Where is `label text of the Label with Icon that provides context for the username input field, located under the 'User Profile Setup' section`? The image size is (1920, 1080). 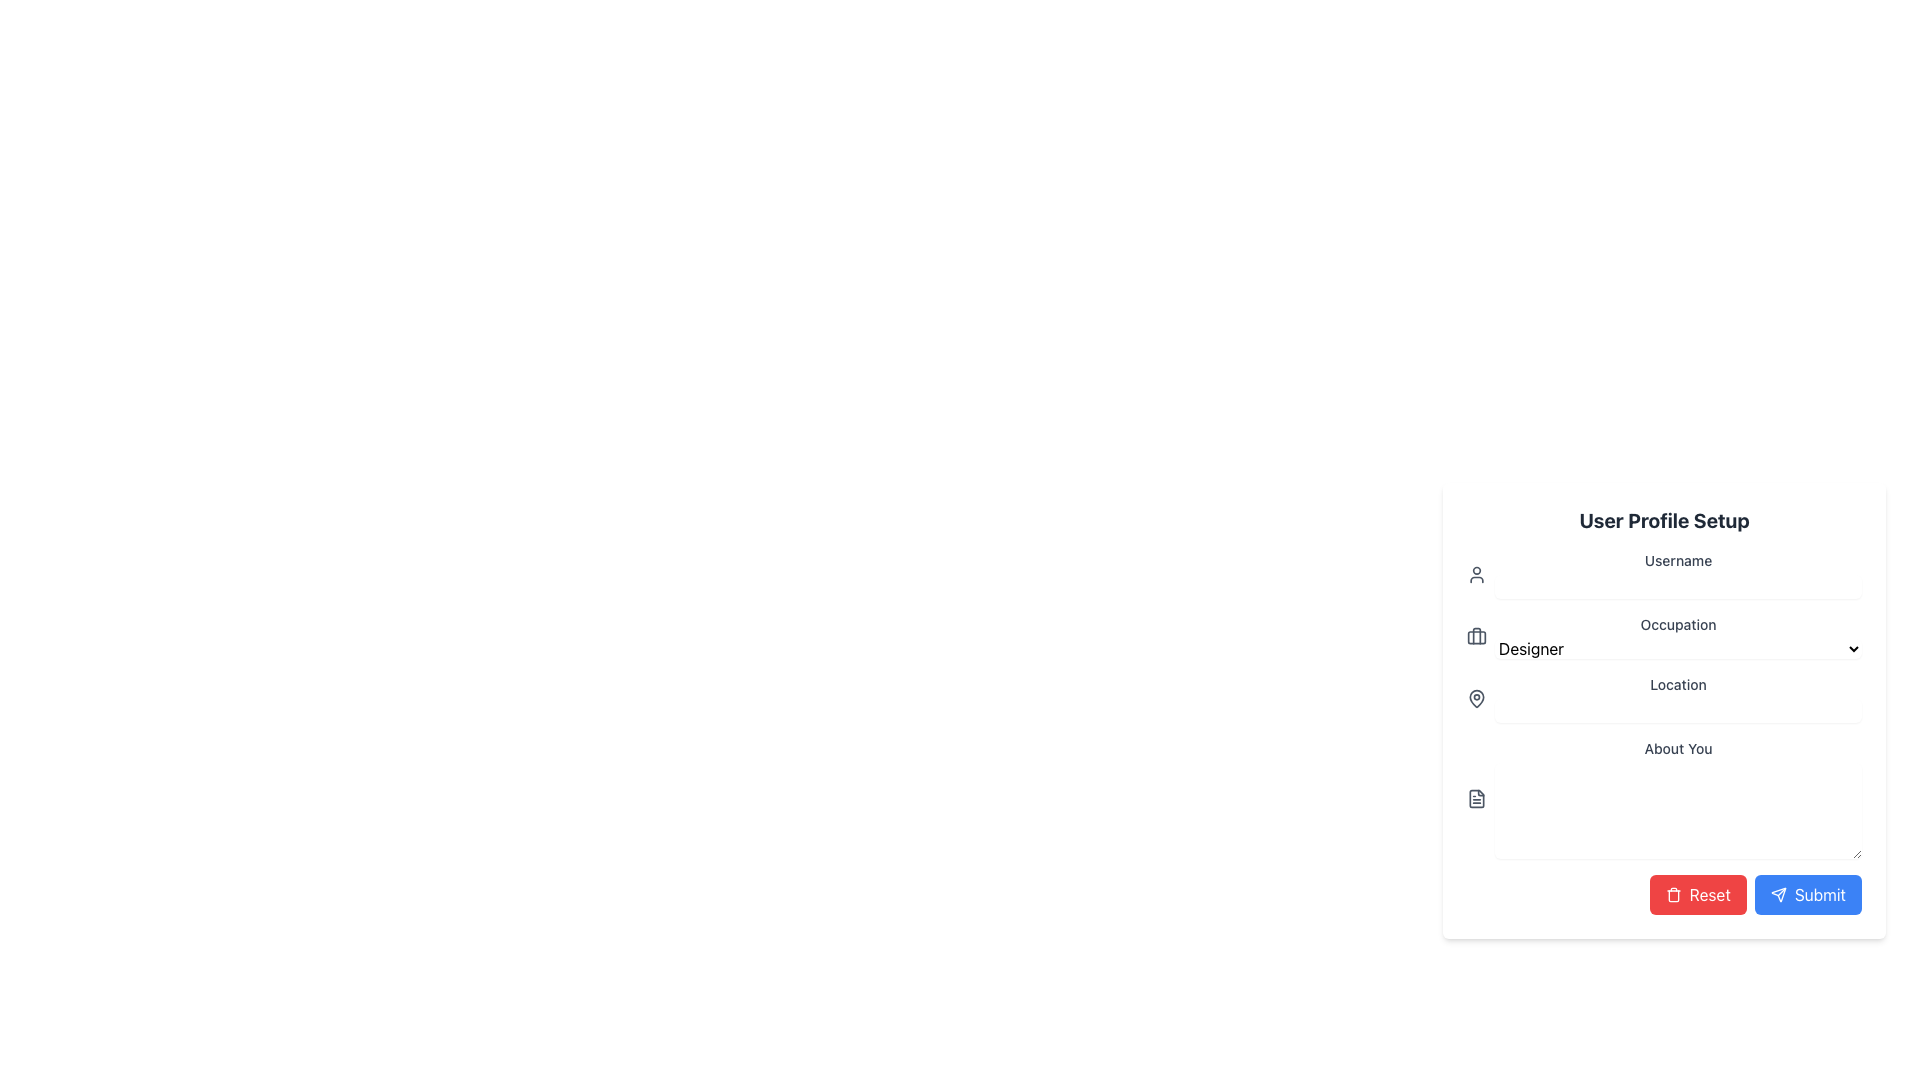 label text of the Label with Icon that provides context for the username input field, located under the 'User Profile Setup' section is located at coordinates (1664, 574).